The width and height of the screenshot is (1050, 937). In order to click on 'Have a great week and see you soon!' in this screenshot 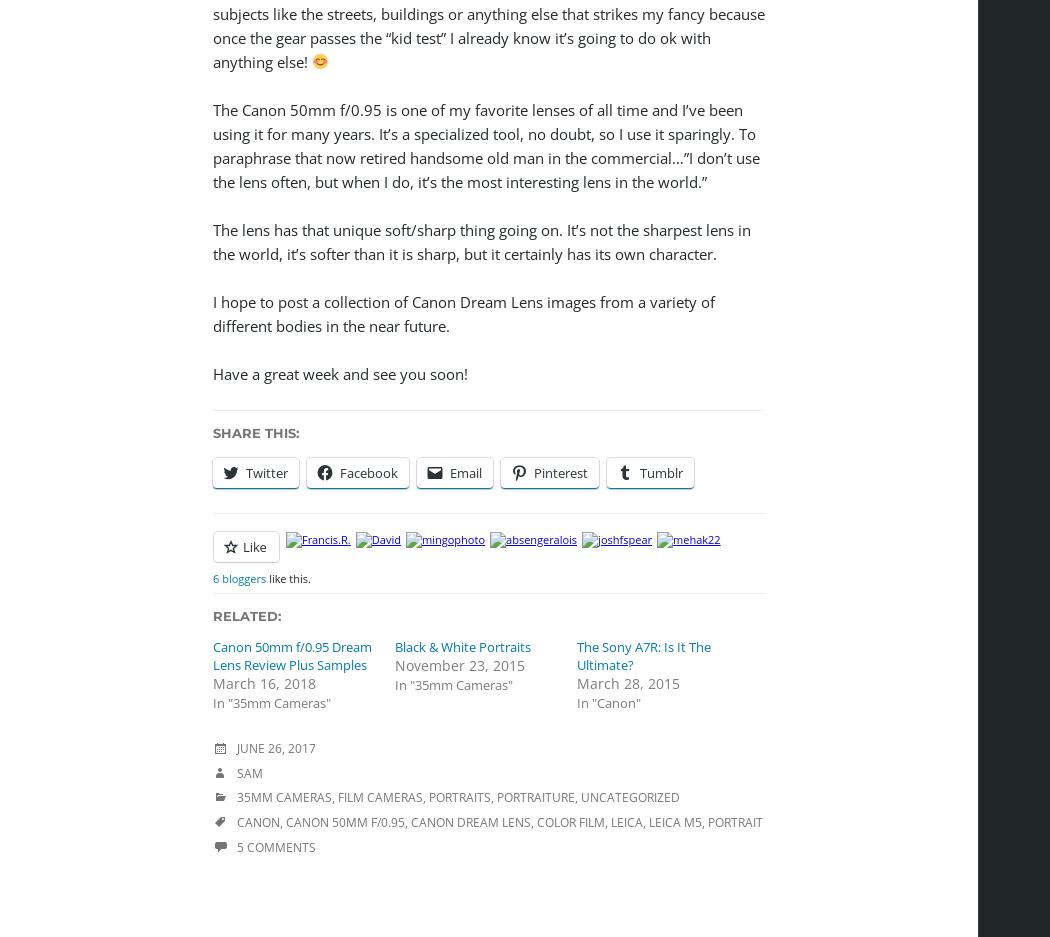, I will do `click(339, 372)`.